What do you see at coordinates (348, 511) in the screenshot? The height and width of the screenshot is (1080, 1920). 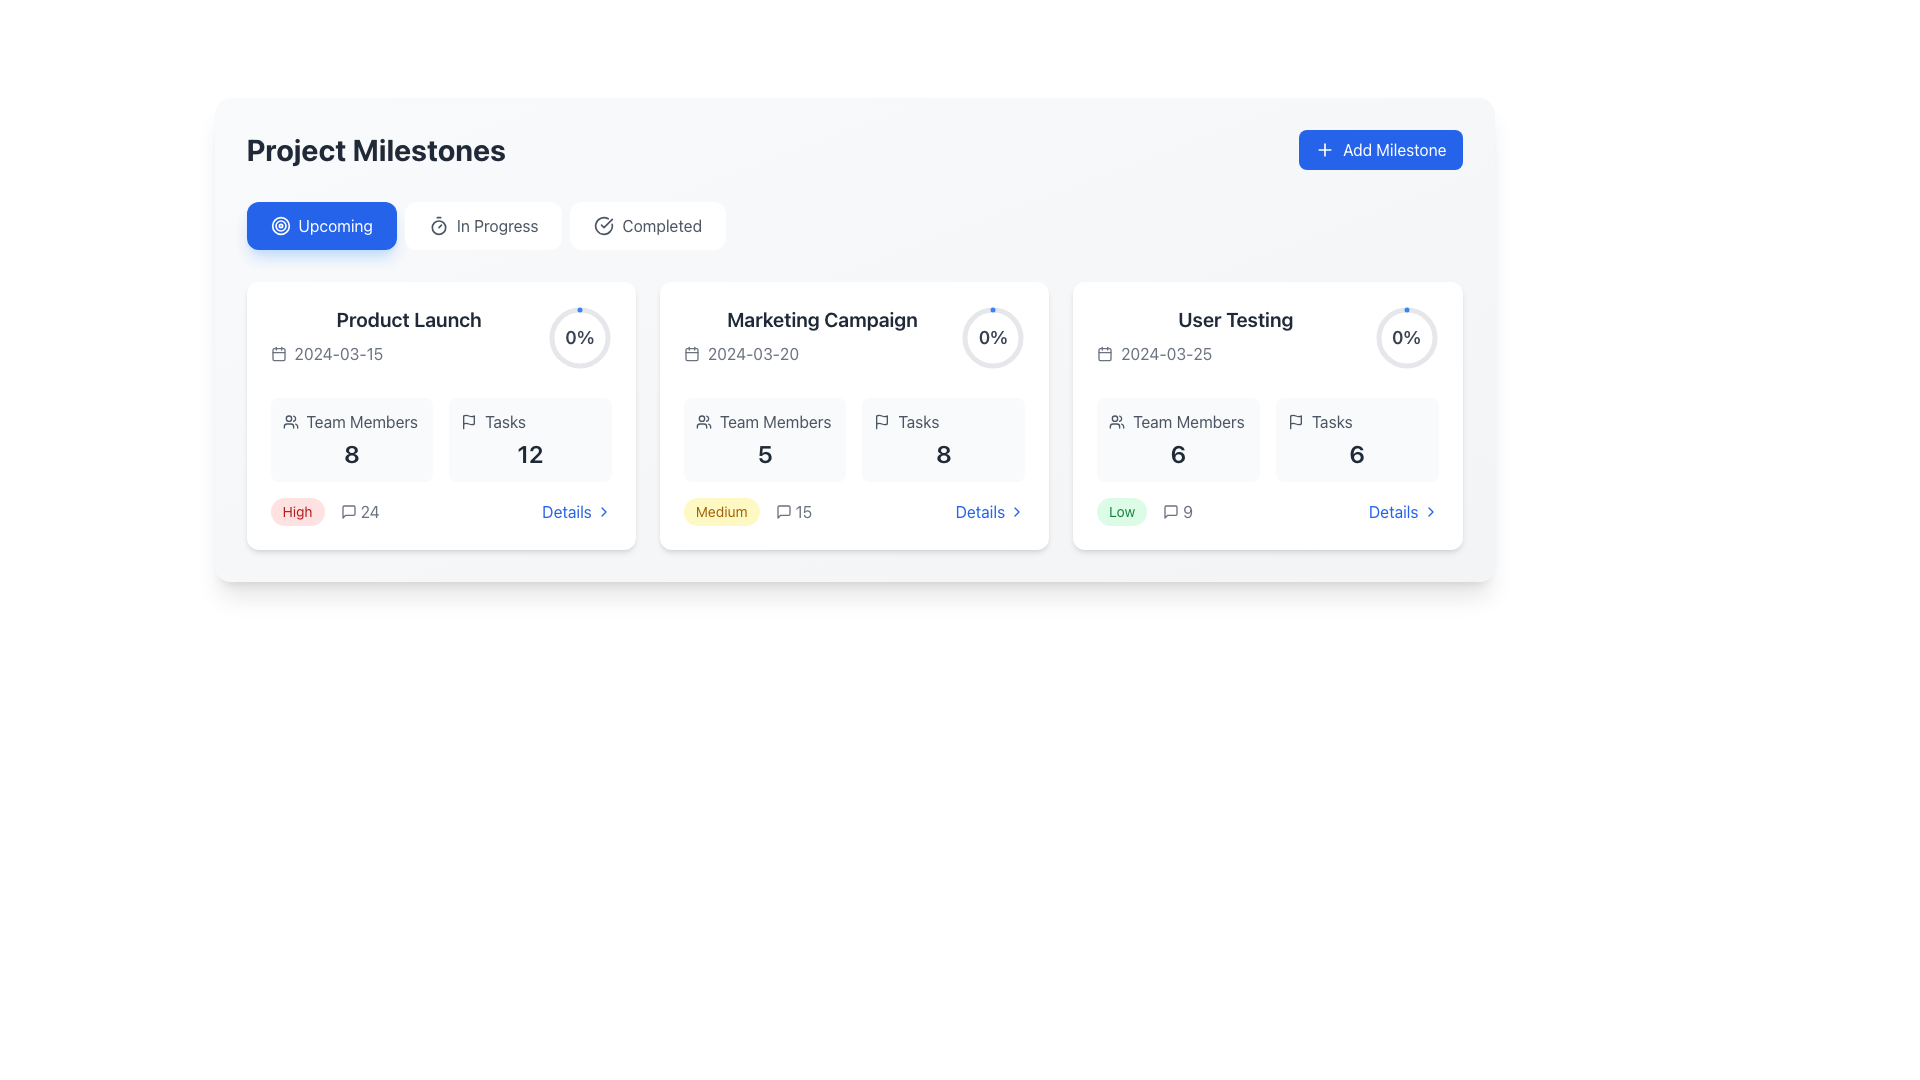 I see `the comments icon located in the first milestone card under the 'Product Launch' section, next to the text '24'` at bounding box center [348, 511].